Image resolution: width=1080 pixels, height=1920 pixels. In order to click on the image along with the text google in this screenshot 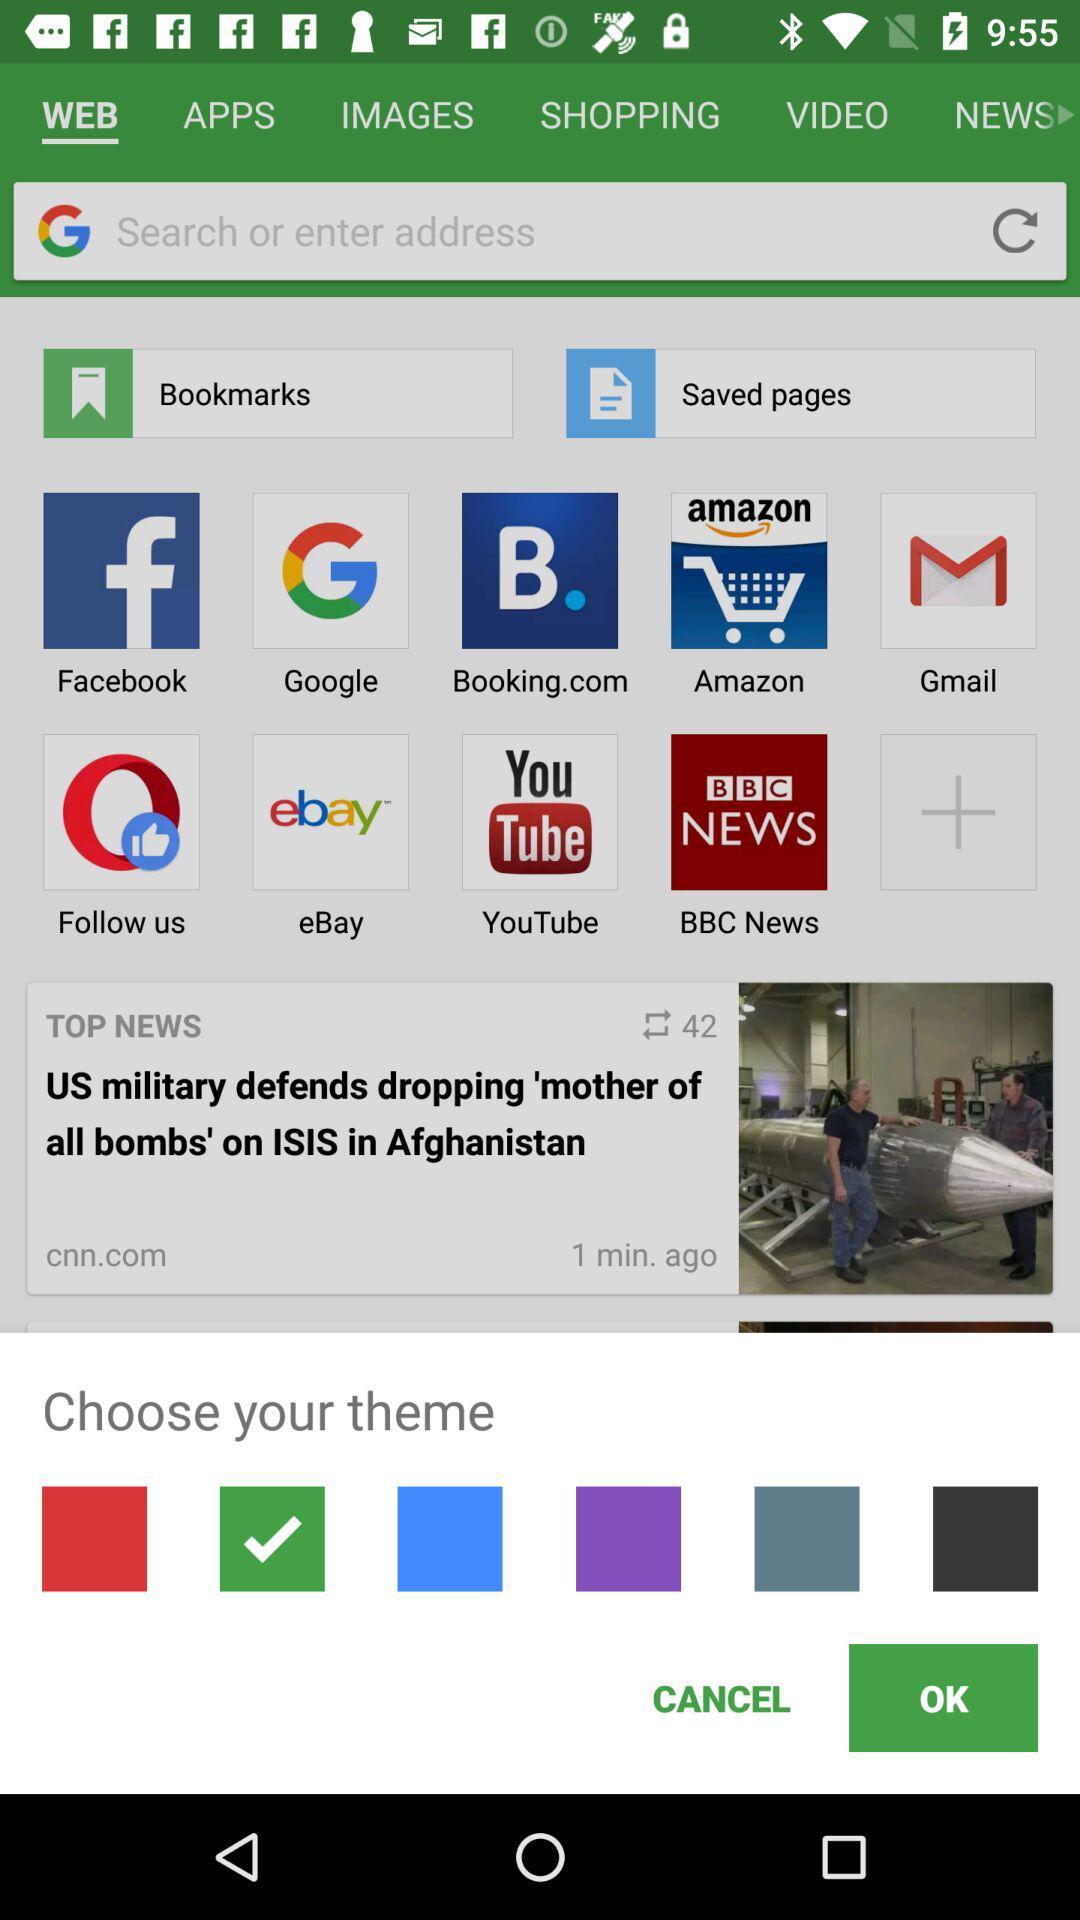, I will do `click(330, 586)`.